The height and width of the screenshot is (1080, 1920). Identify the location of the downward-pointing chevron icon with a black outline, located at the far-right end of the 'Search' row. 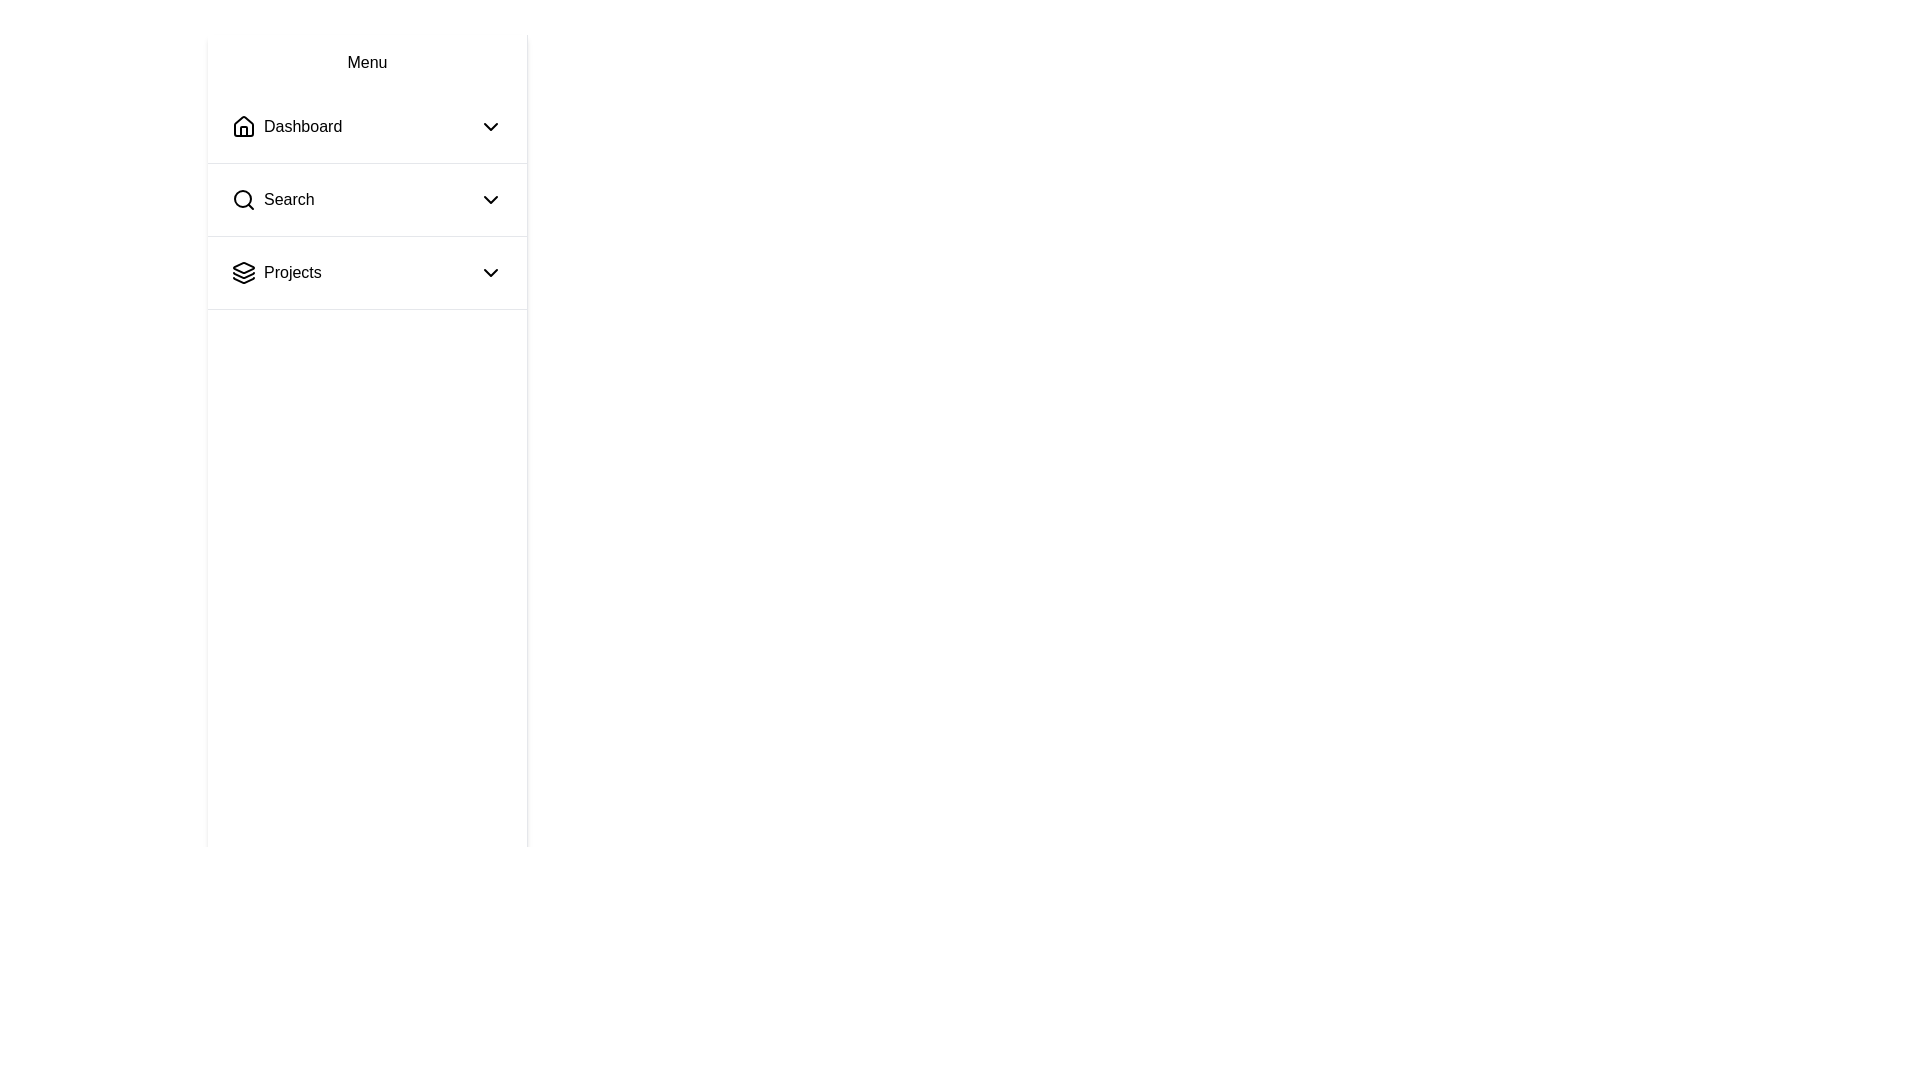
(490, 200).